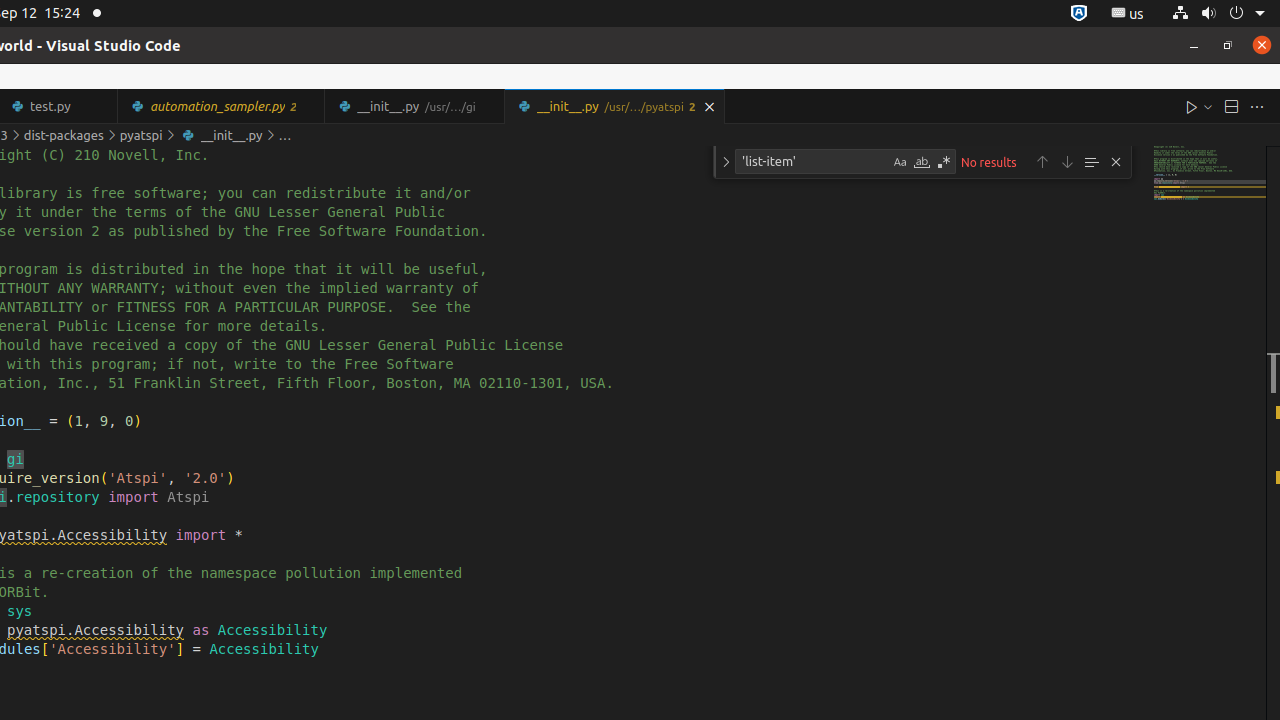  I want to click on 'Run Python File', so click(1191, 106).